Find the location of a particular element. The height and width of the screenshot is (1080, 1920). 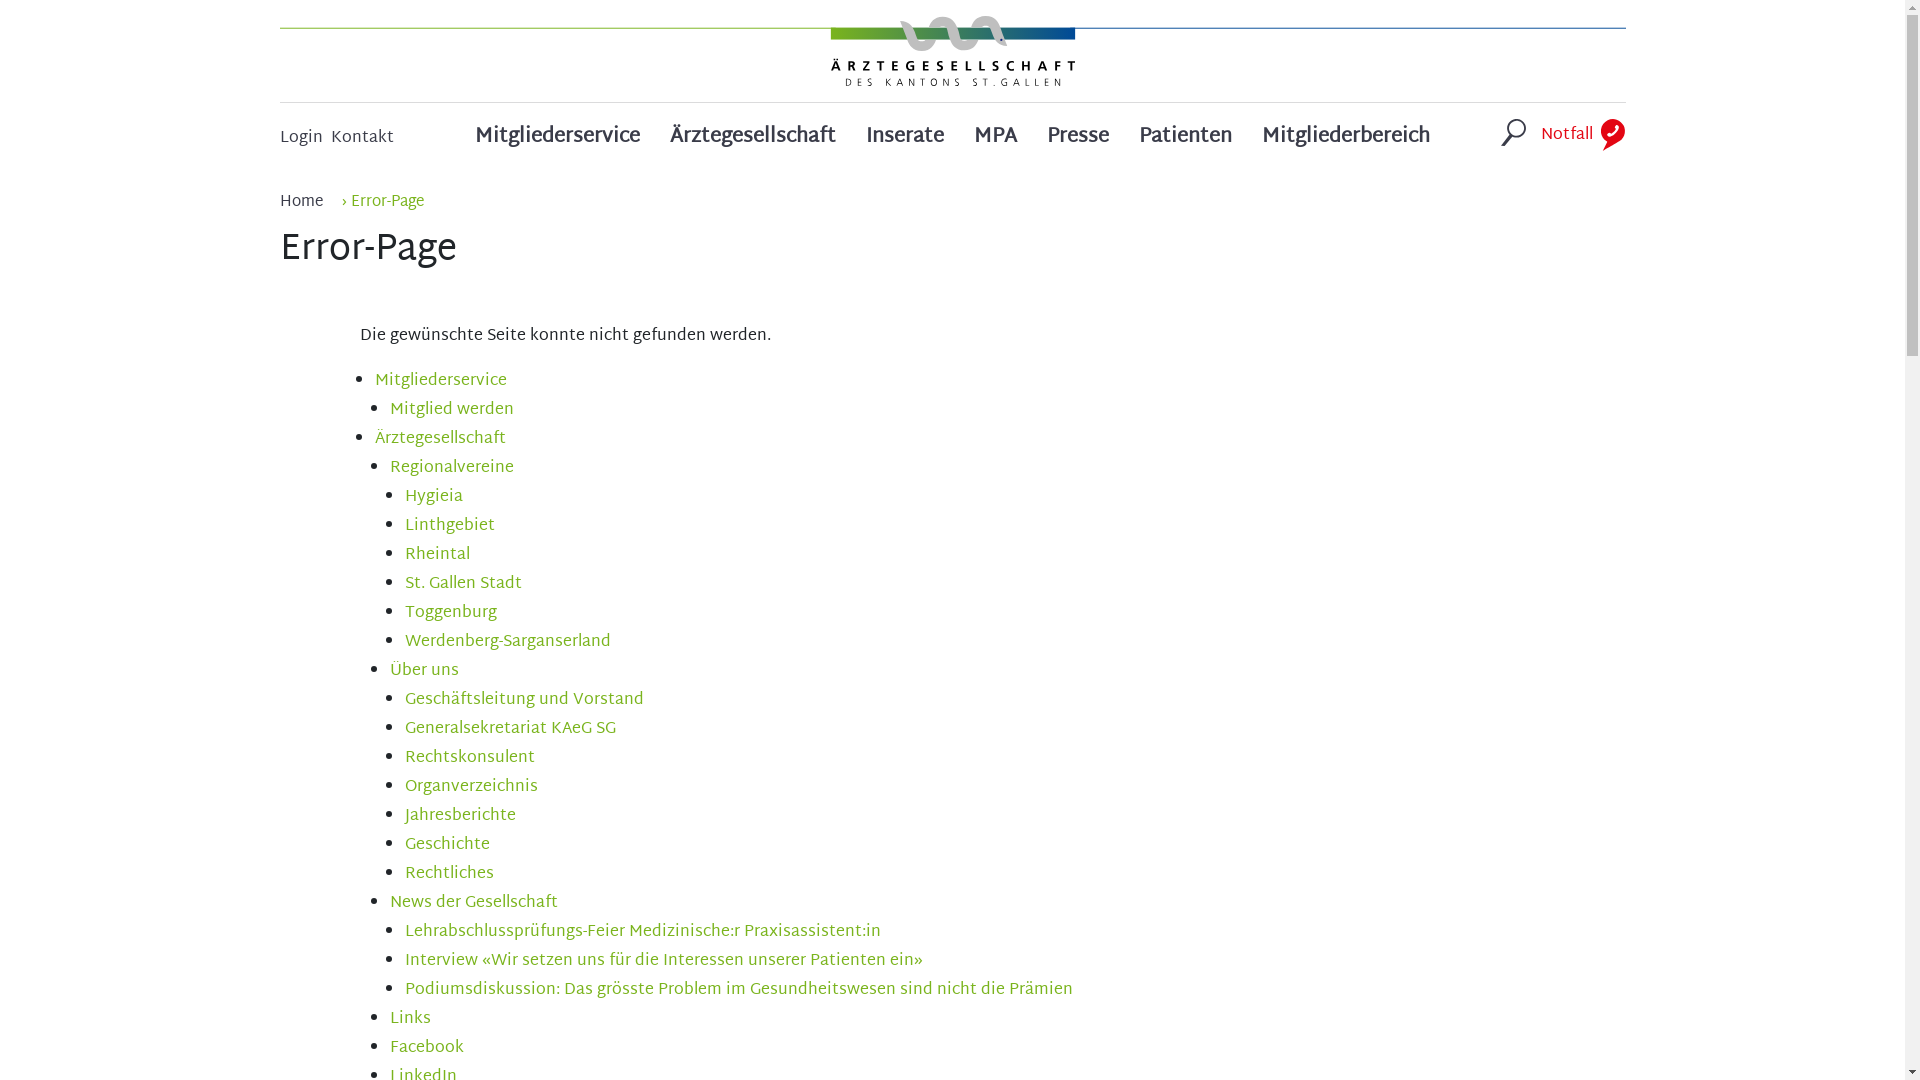

'MPA' is located at coordinates (995, 143).